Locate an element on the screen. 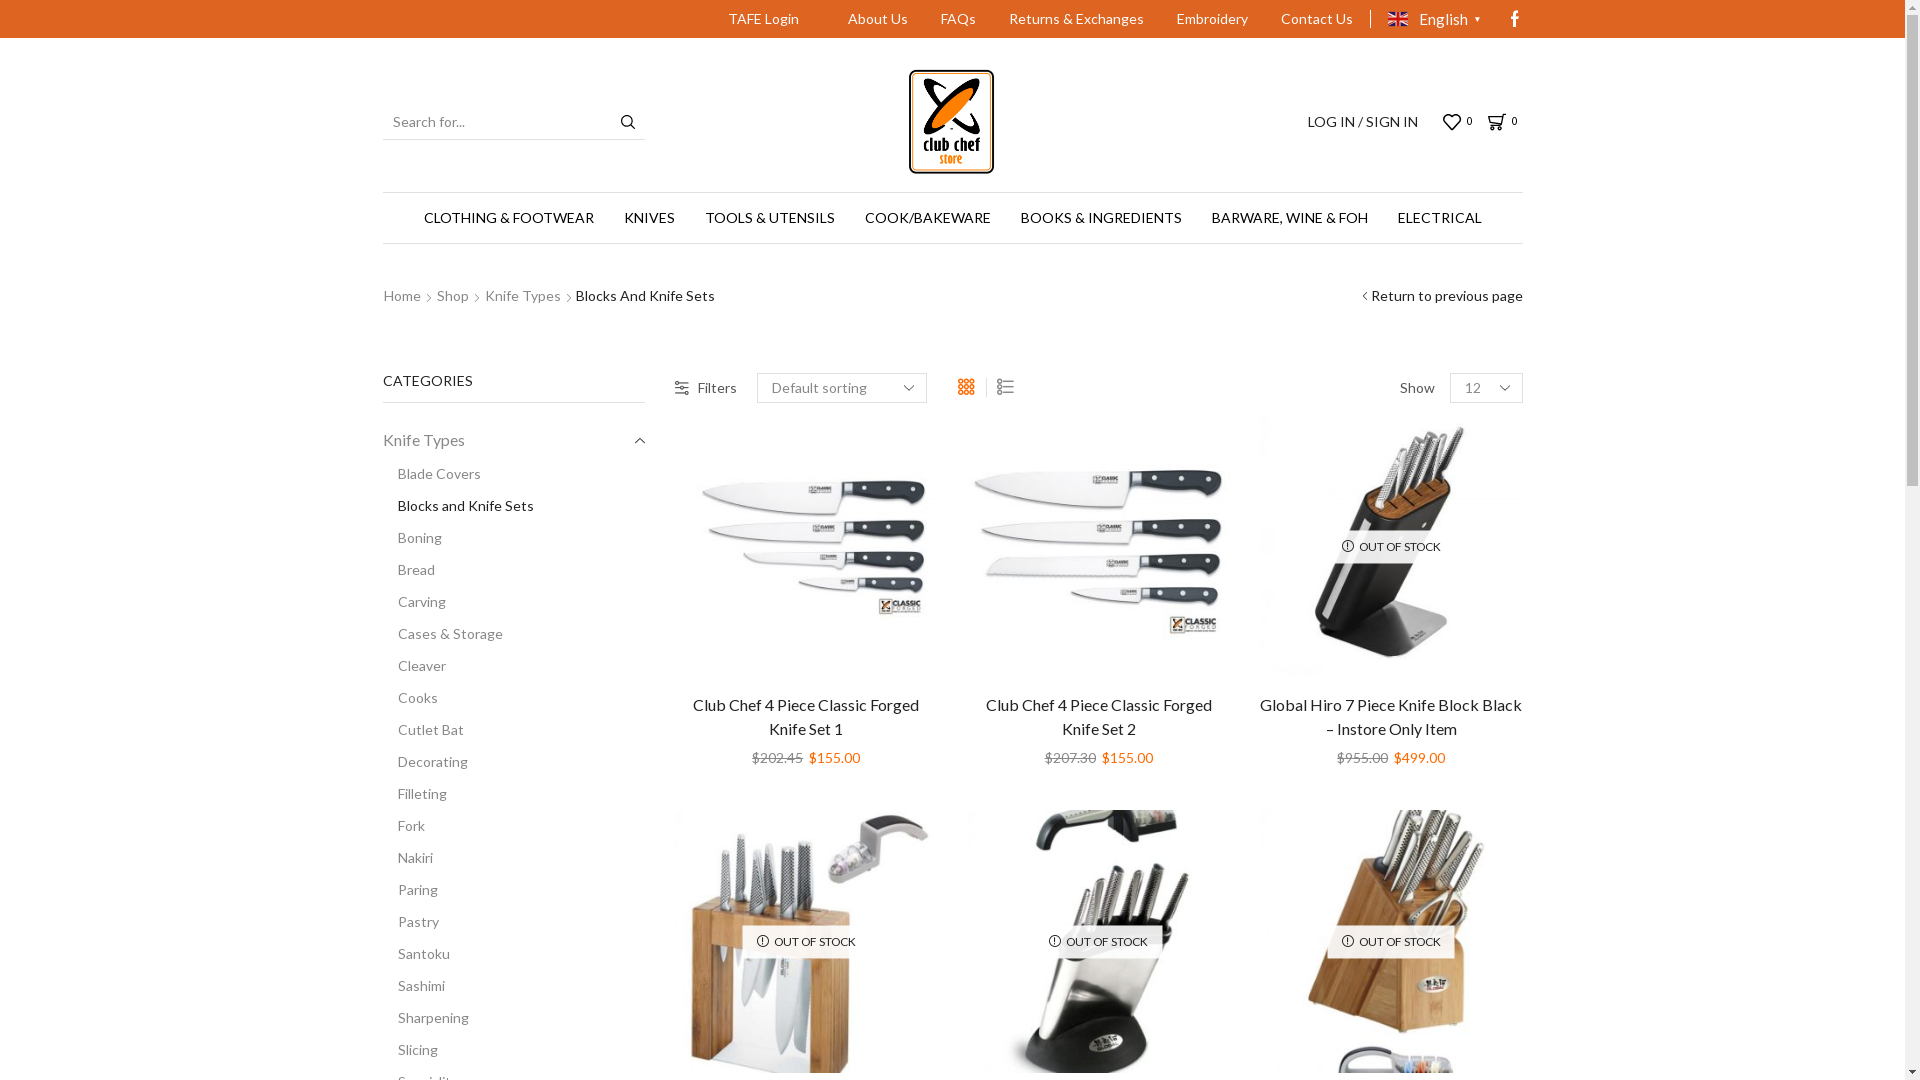 The width and height of the screenshot is (1920, 1080). 'Filleting' is located at coordinates (412, 793).